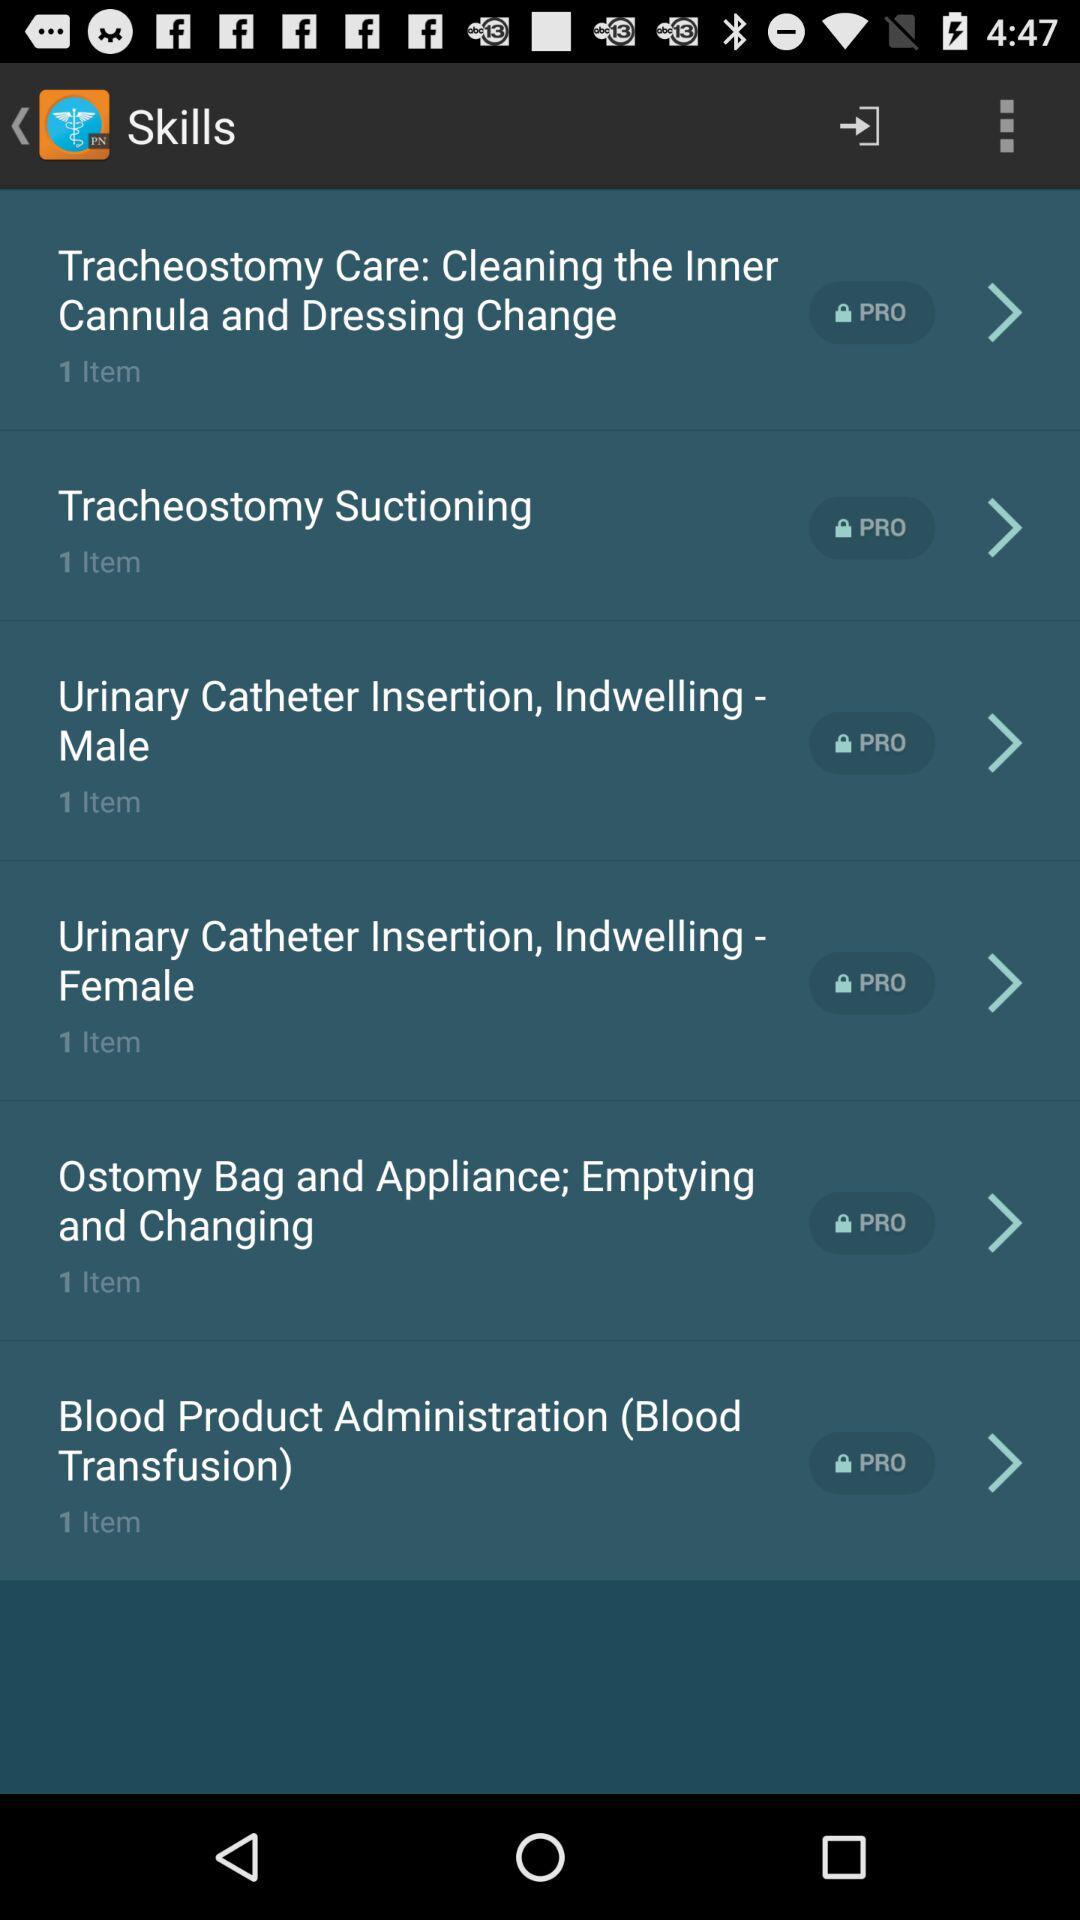 The height and width of the screenshot is (1920, 1080). I want to click on the tracheostomy suctioning app, so click(295, 504).